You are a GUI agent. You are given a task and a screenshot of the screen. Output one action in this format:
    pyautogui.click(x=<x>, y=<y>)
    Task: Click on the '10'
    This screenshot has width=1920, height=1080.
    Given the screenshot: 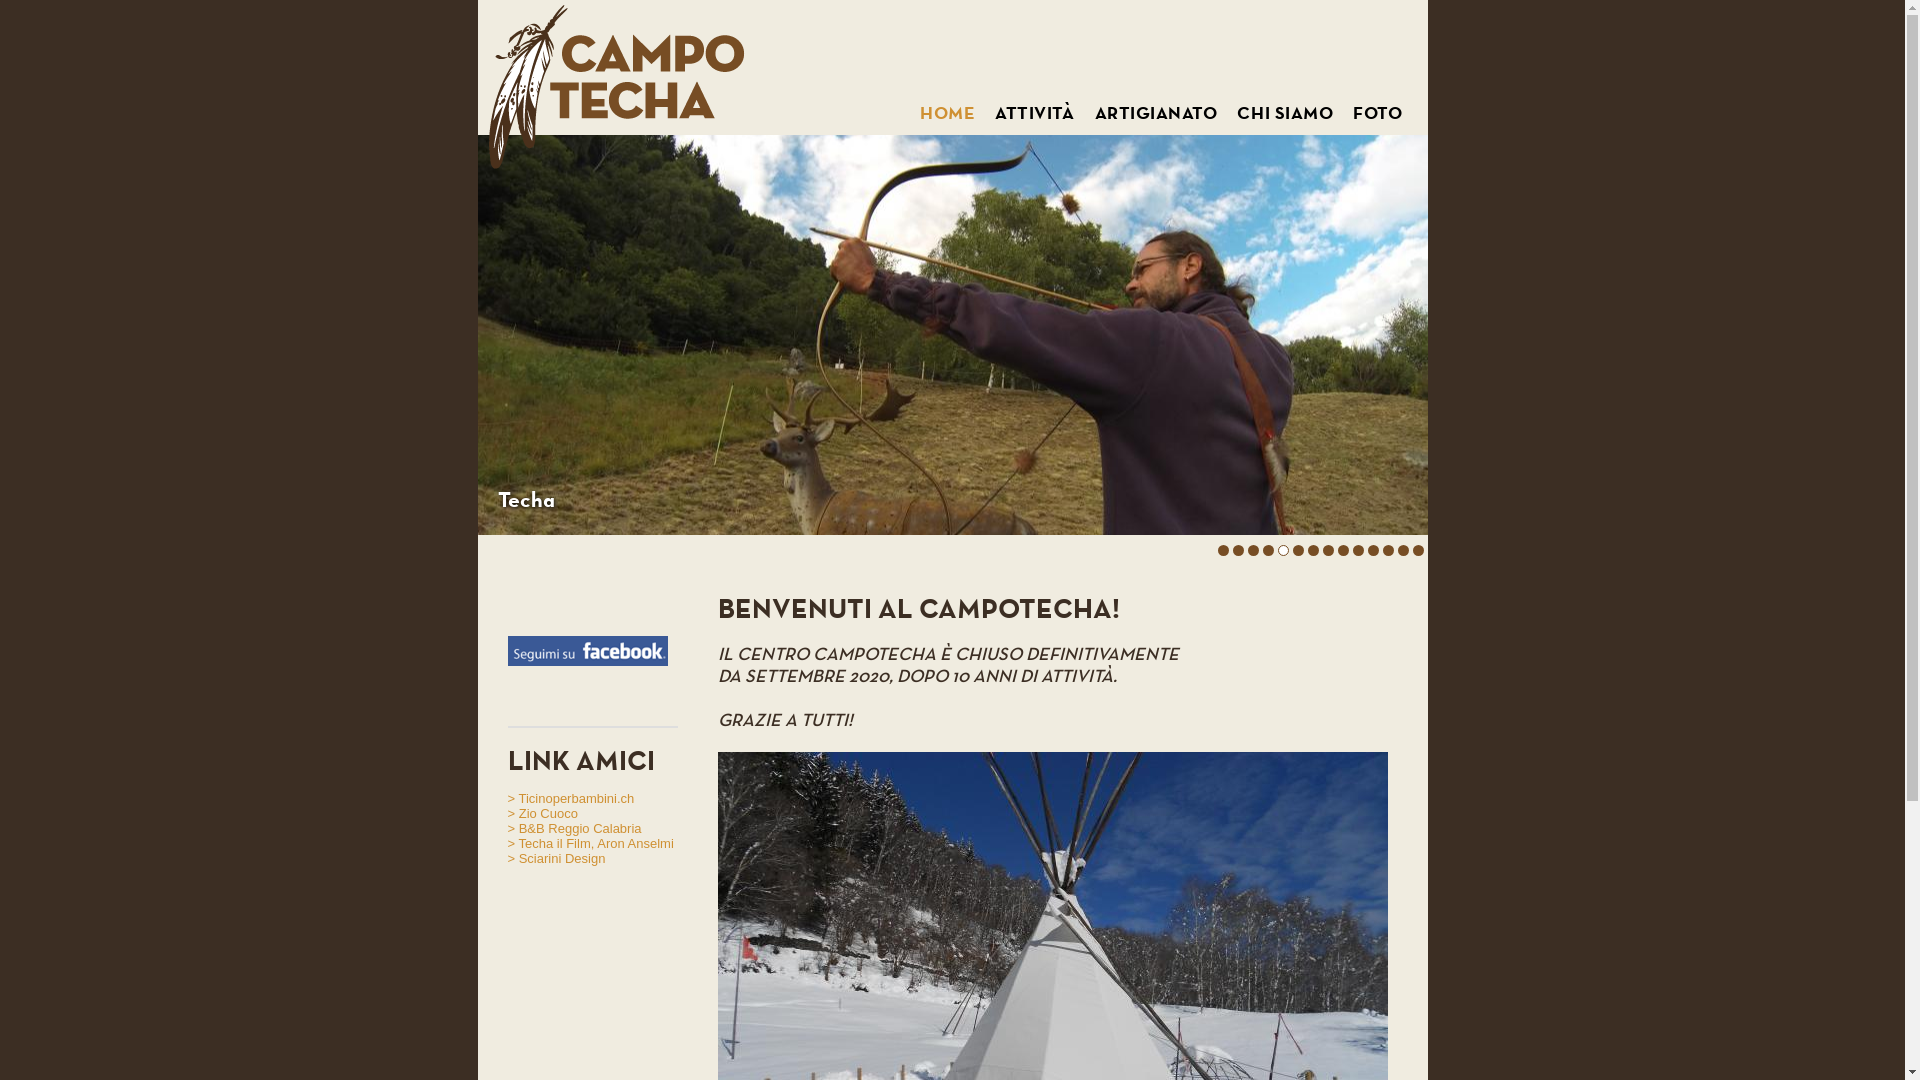 What is the action you would take?
    pyautogui.click(x=1360, y=553)
    